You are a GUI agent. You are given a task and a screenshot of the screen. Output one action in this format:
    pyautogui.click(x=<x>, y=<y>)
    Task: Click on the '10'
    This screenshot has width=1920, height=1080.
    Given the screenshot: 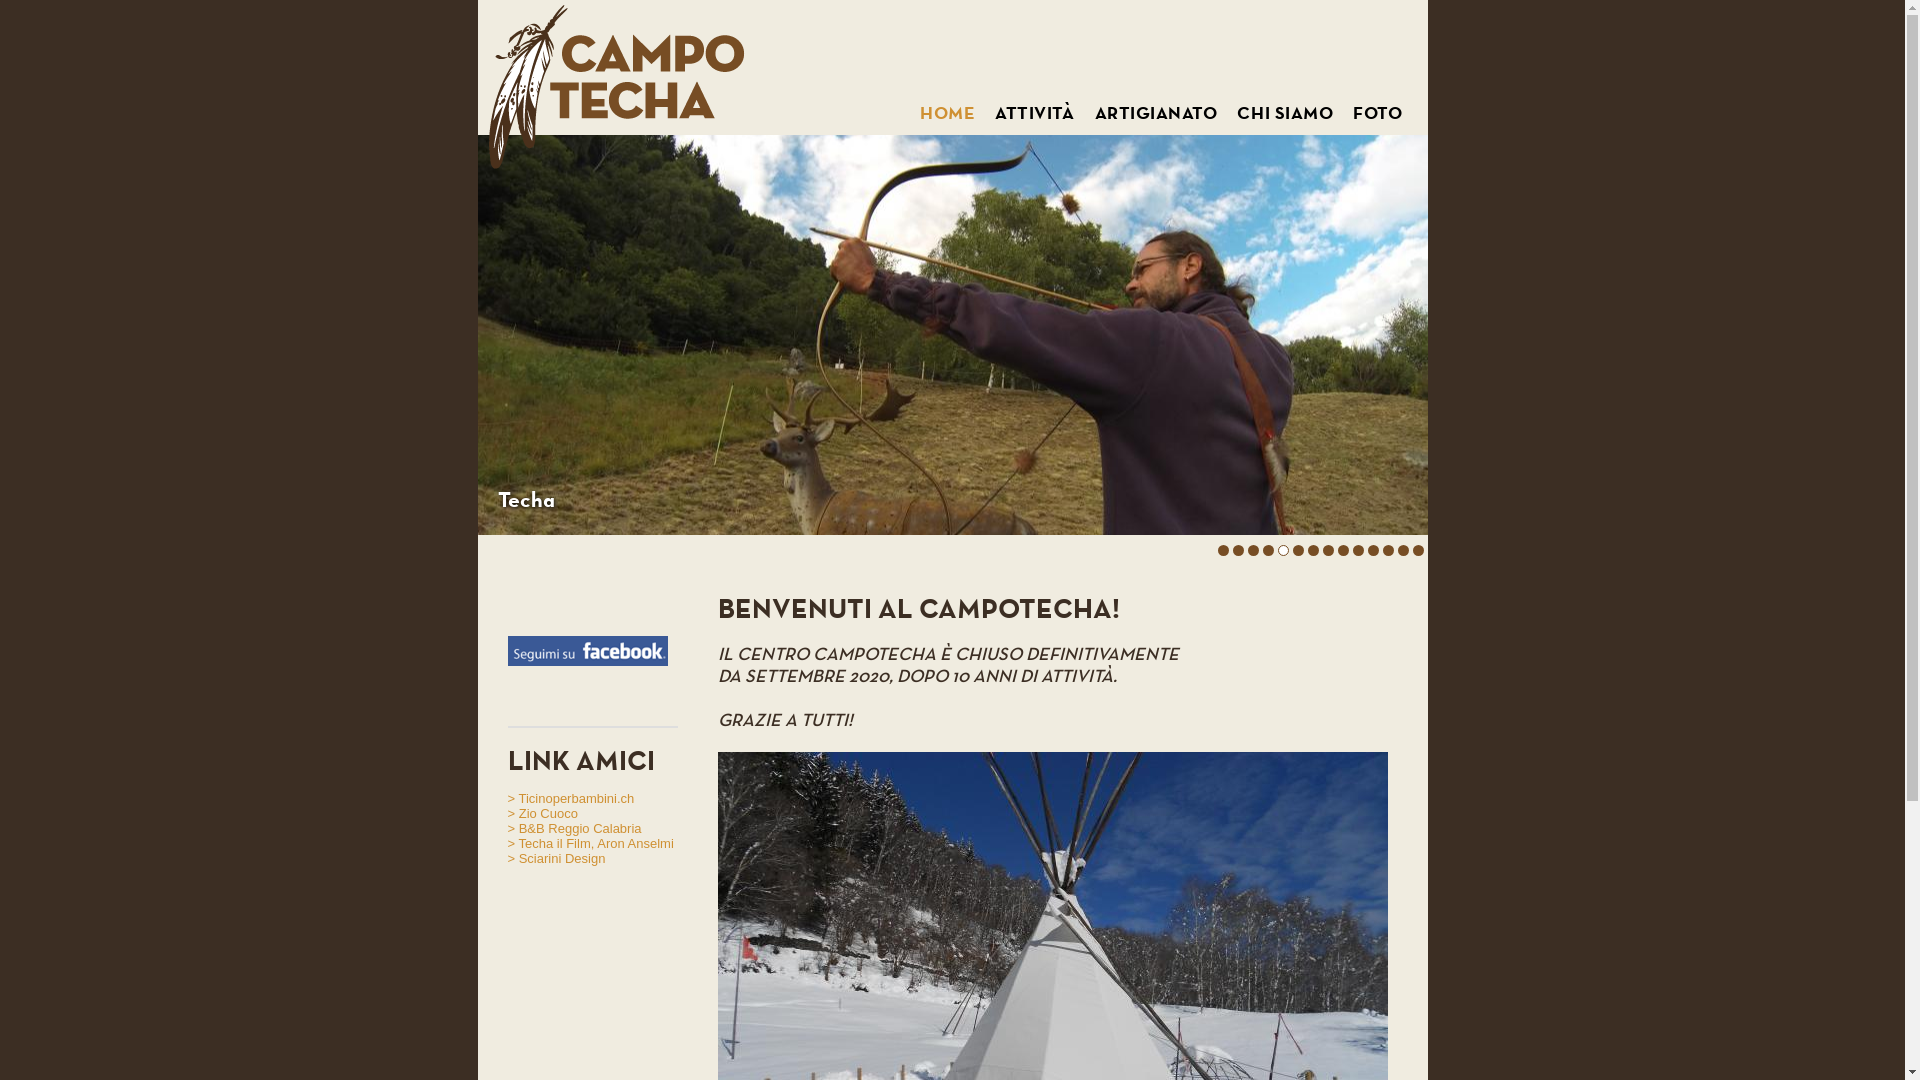 What is the action you would take?
    pyautogui.click(x=1360, y=553)
    